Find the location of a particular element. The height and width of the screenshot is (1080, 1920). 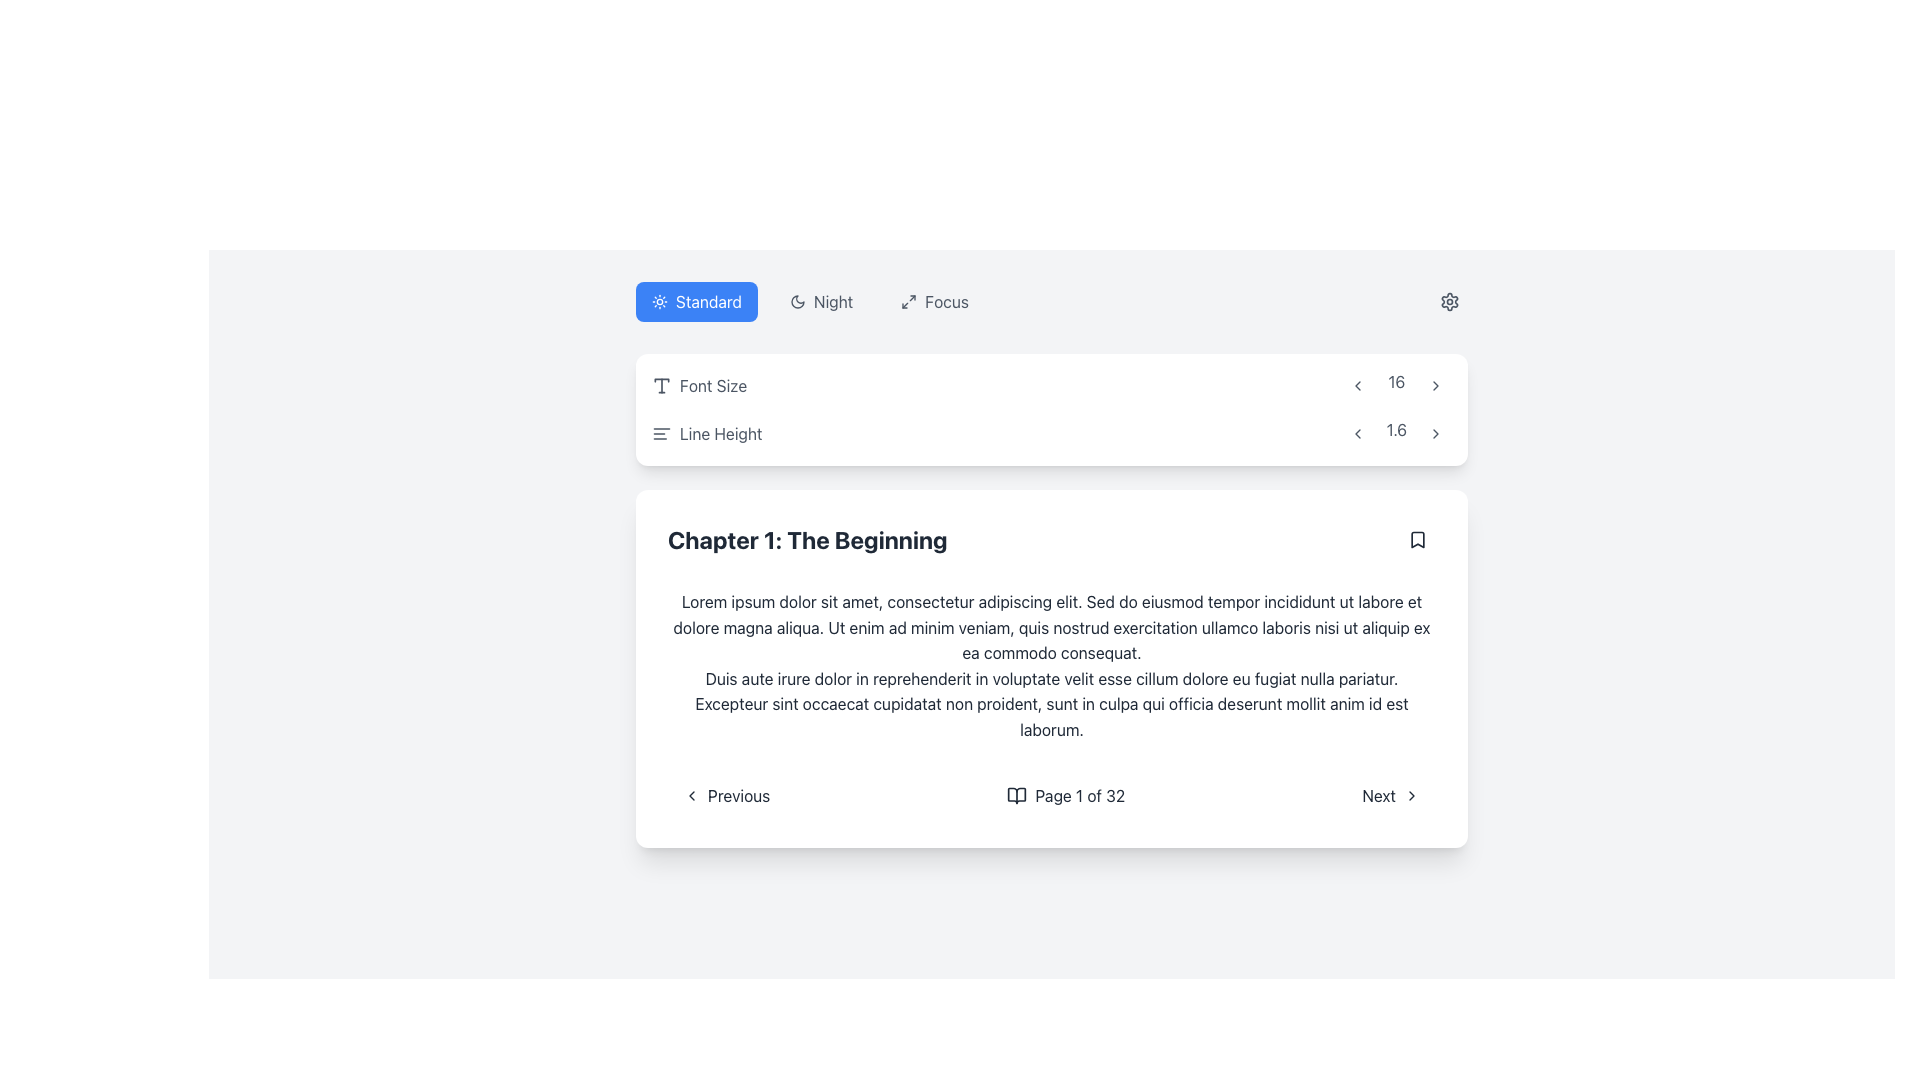

label indicating the font size configuration, located at the top left of the settings section, above the 'Line Height' element is located at coordinates (699, 385).